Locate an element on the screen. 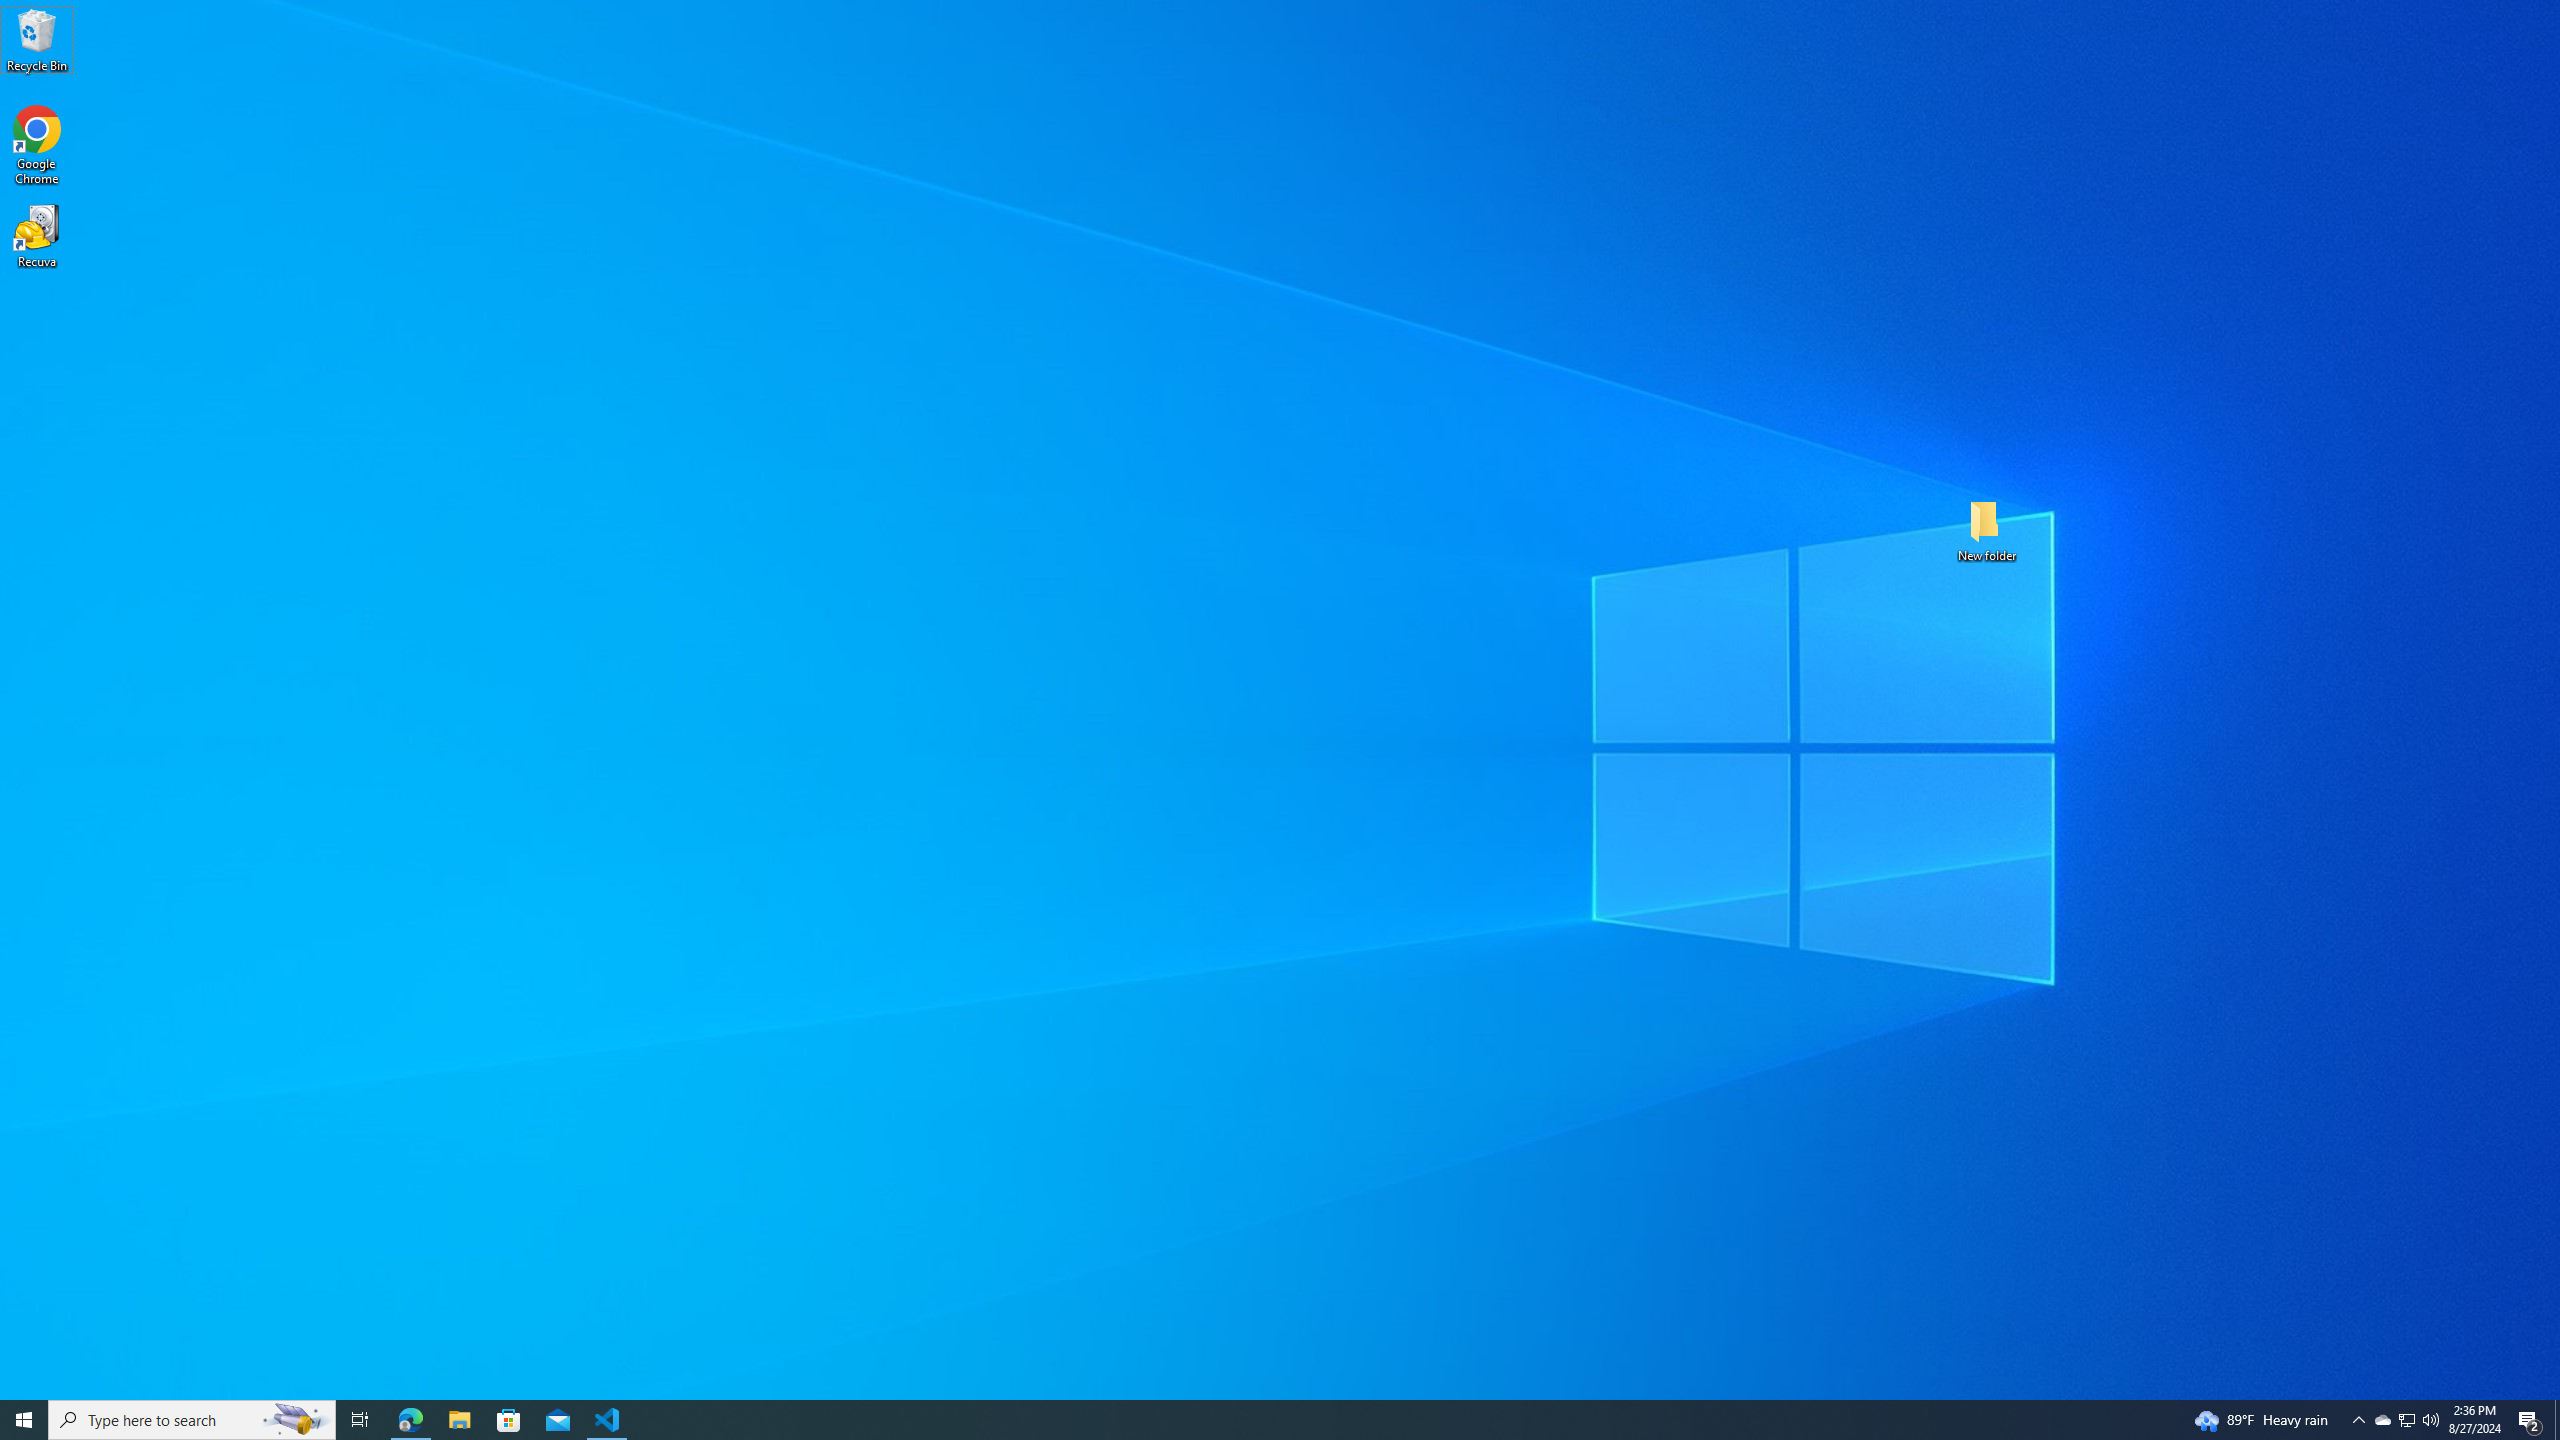 The width and height of the screenshot is (2560, 1440). 'Type here to search' is located at coordinates (191, 1418).